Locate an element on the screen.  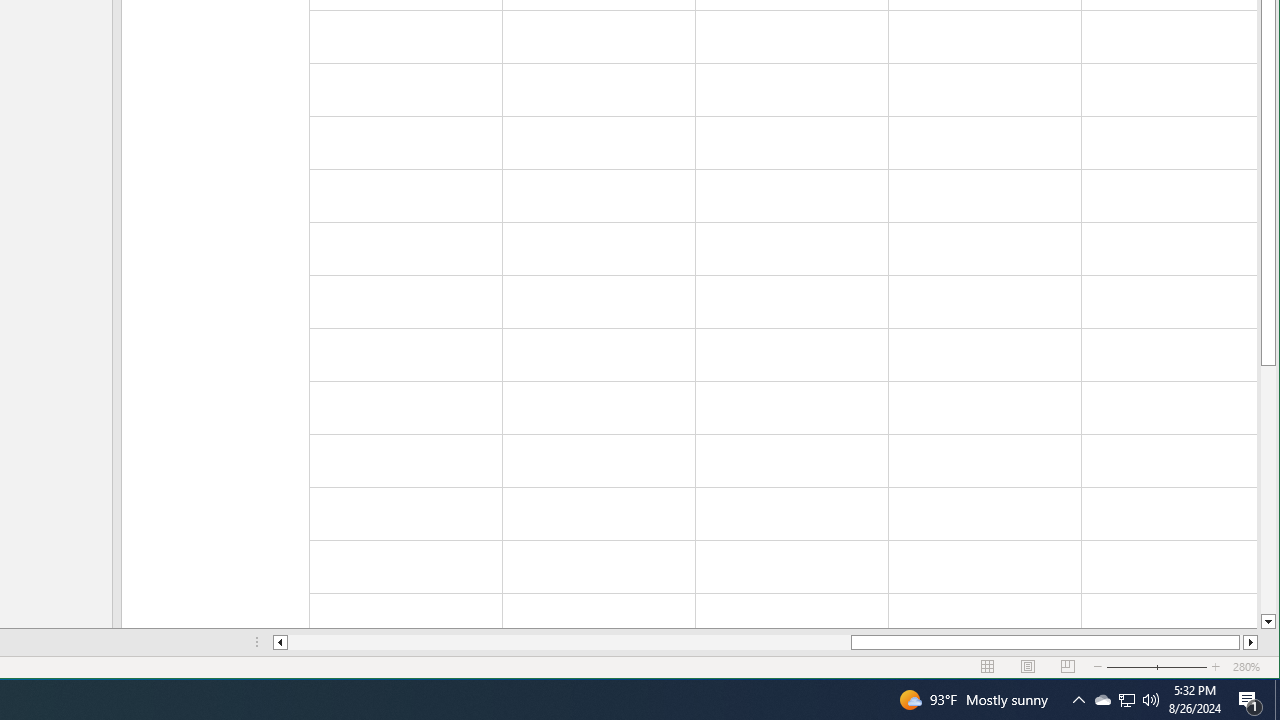
'Page Layout' is located at coordinates (1028, 667).